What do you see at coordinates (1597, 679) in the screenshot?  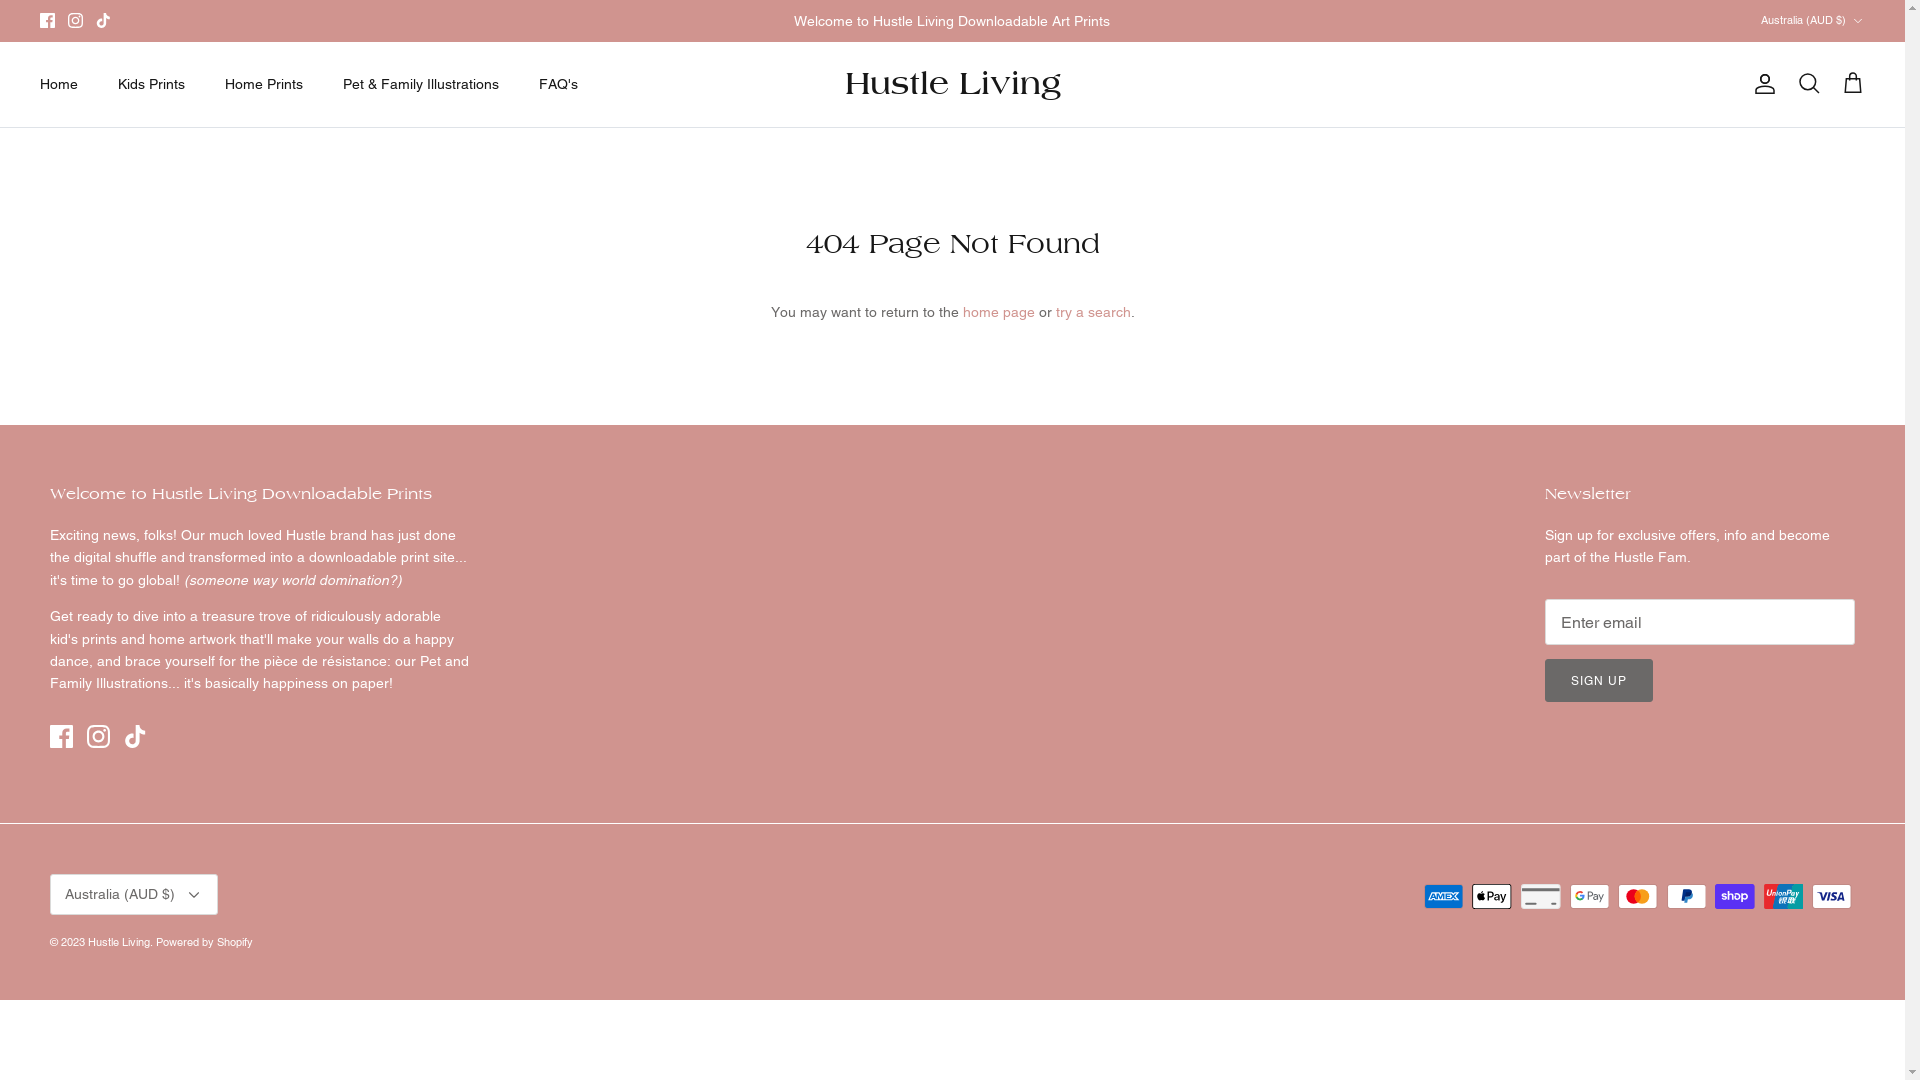 I see `'SIGN UP'` at bounding box center [1597, 679].